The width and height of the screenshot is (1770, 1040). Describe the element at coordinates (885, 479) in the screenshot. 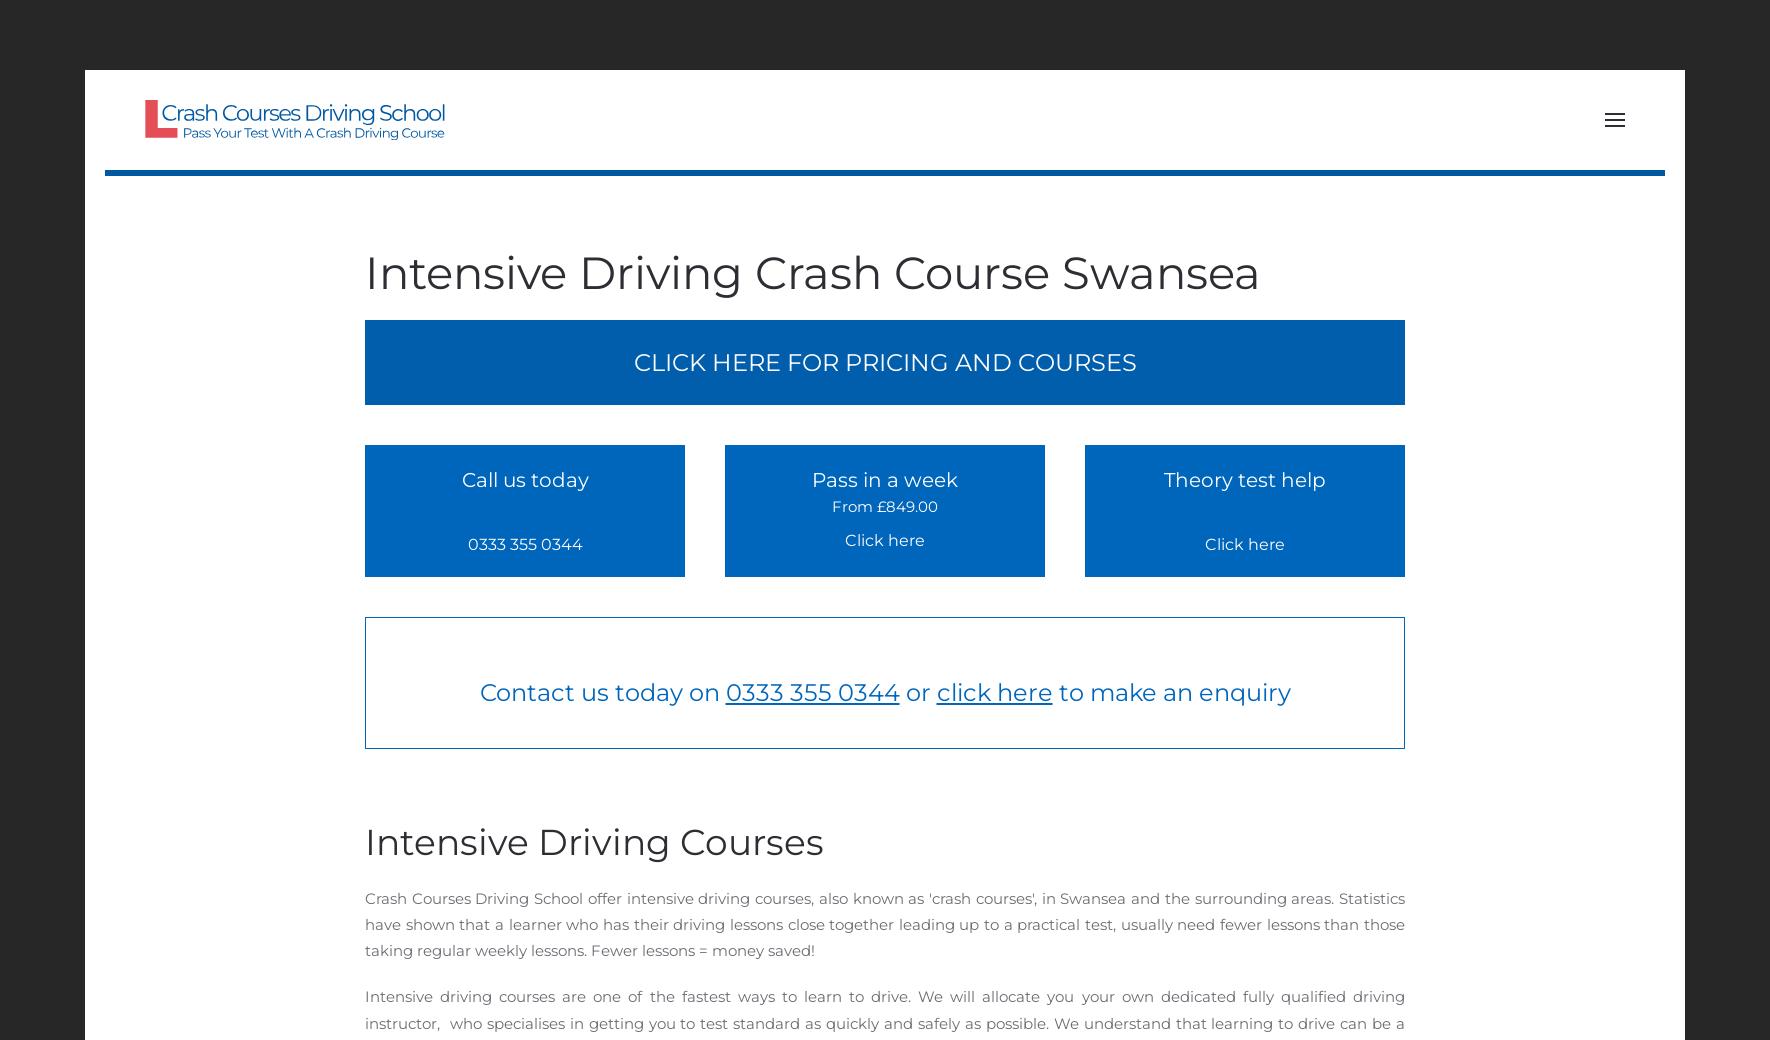

I see `'Pass in a week'` at that location.